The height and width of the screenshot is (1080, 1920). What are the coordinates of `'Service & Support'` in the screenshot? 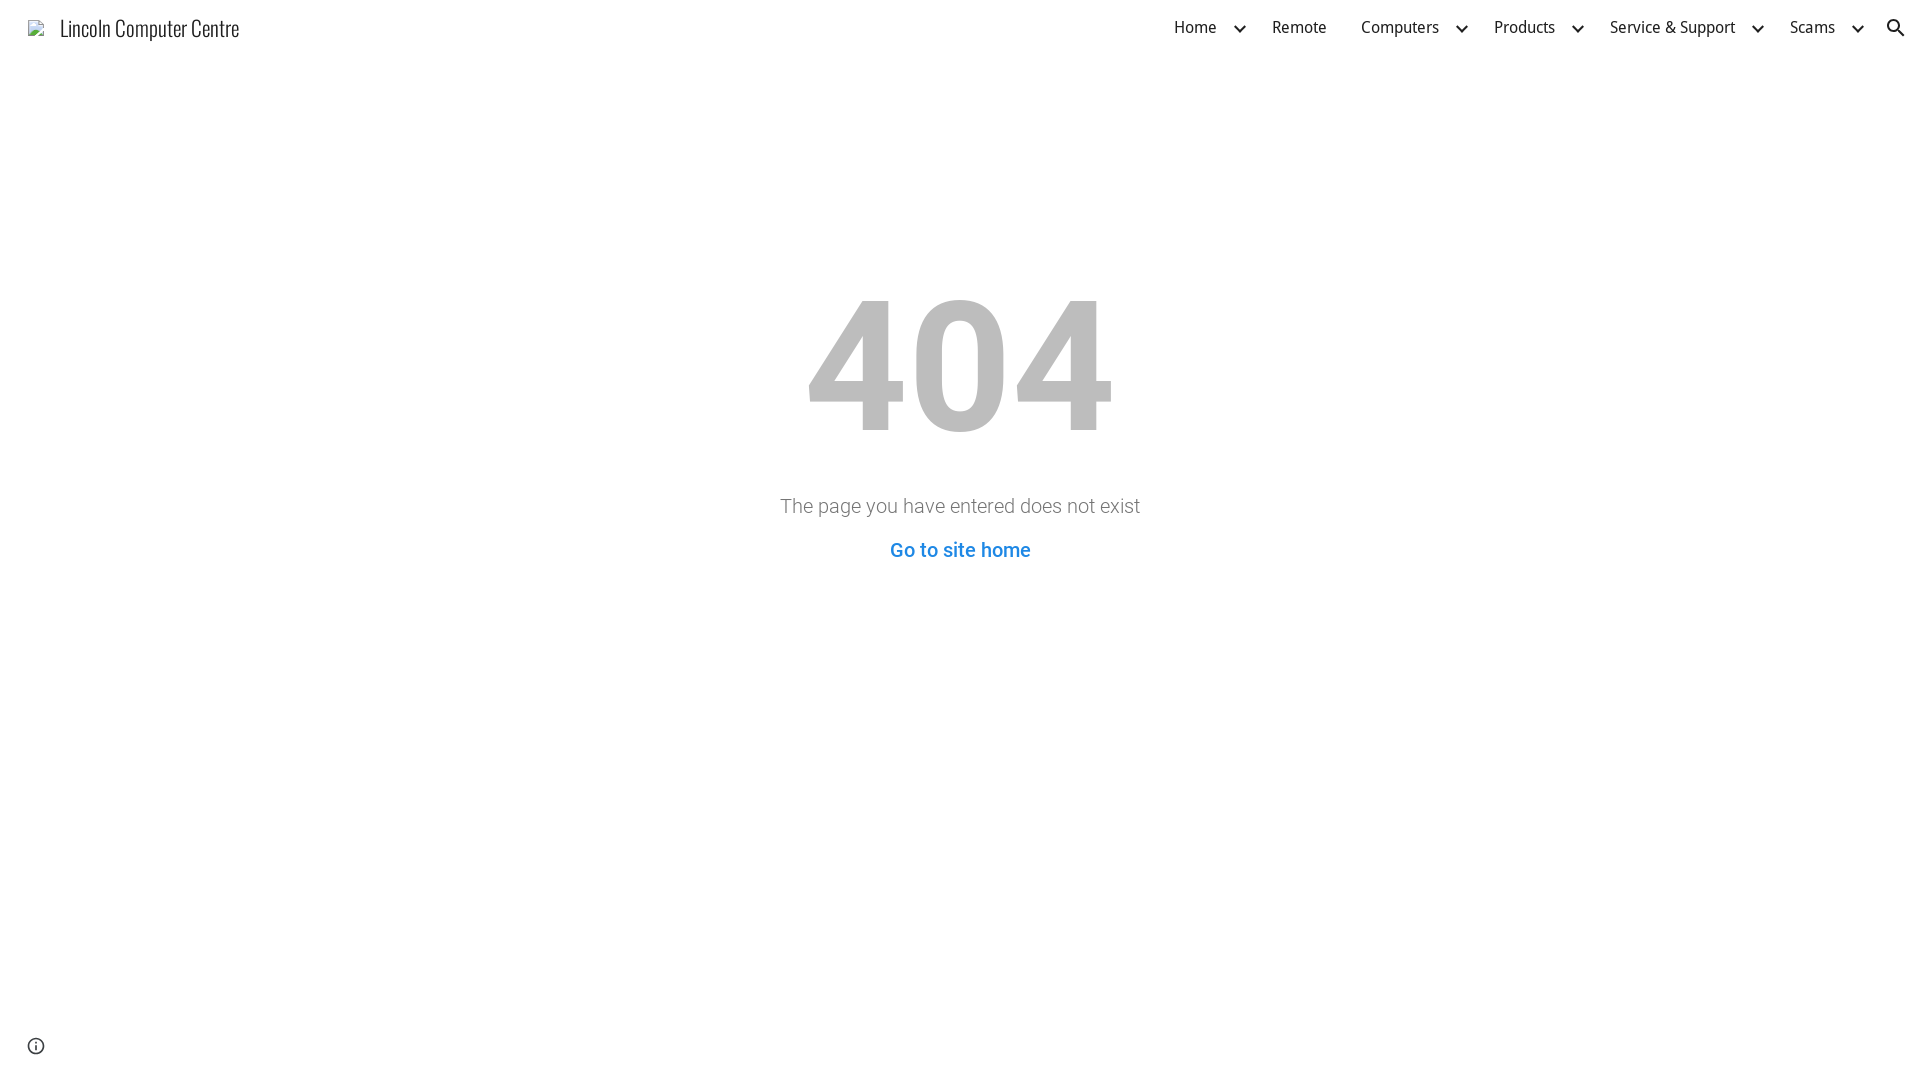 It's located at (1672, 27).